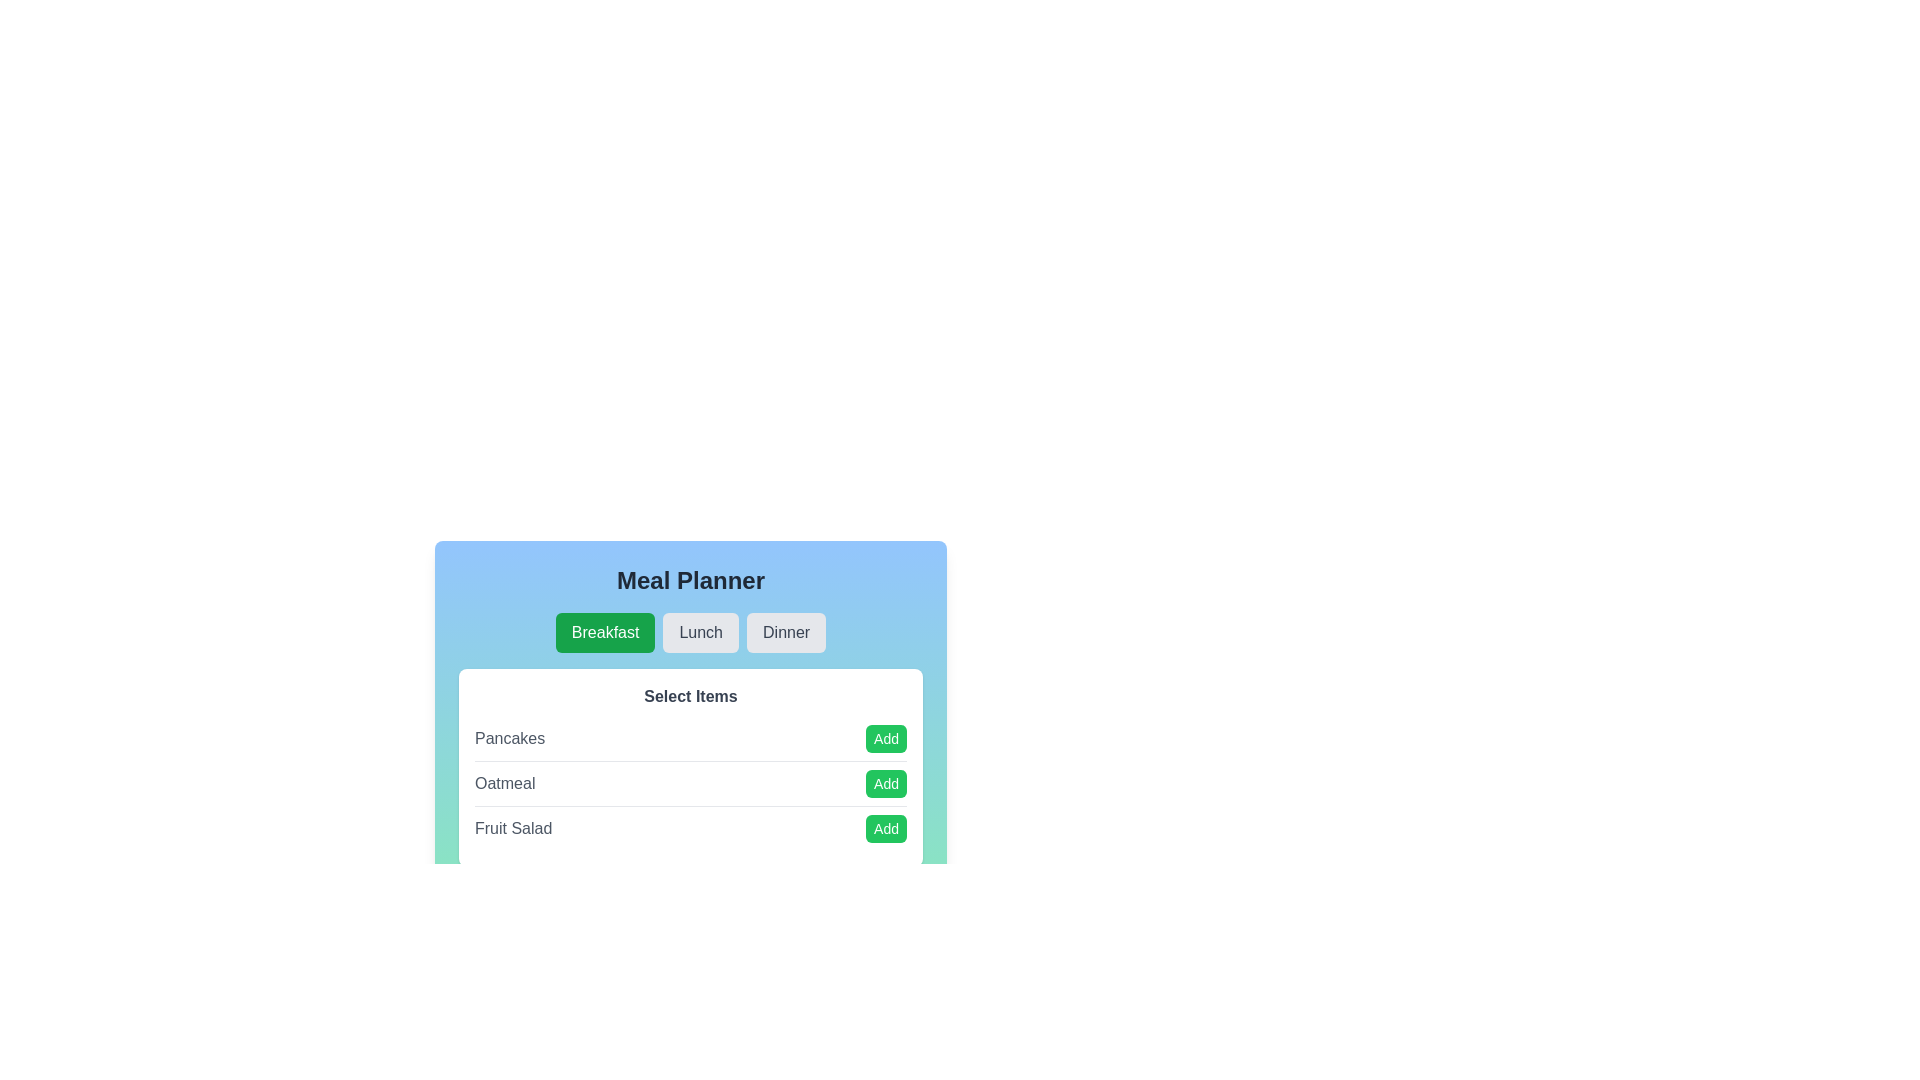  What do you see at coordinates (885, 782) in the screenshot?
I see `the green 'Add' button with rounded corners located to the right of the 'Oatmeal' item in the vertical list` at bounding box center [885, 782].